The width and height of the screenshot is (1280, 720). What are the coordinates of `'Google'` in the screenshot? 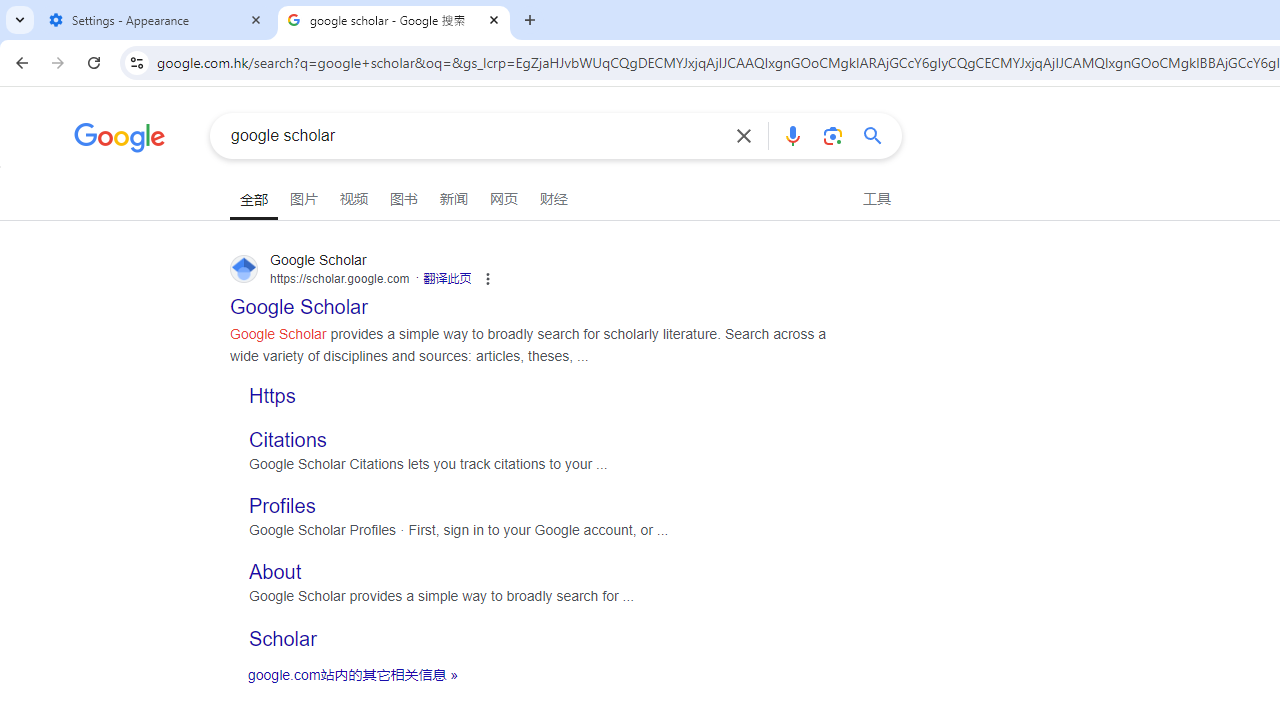 It's located at (119, 138).